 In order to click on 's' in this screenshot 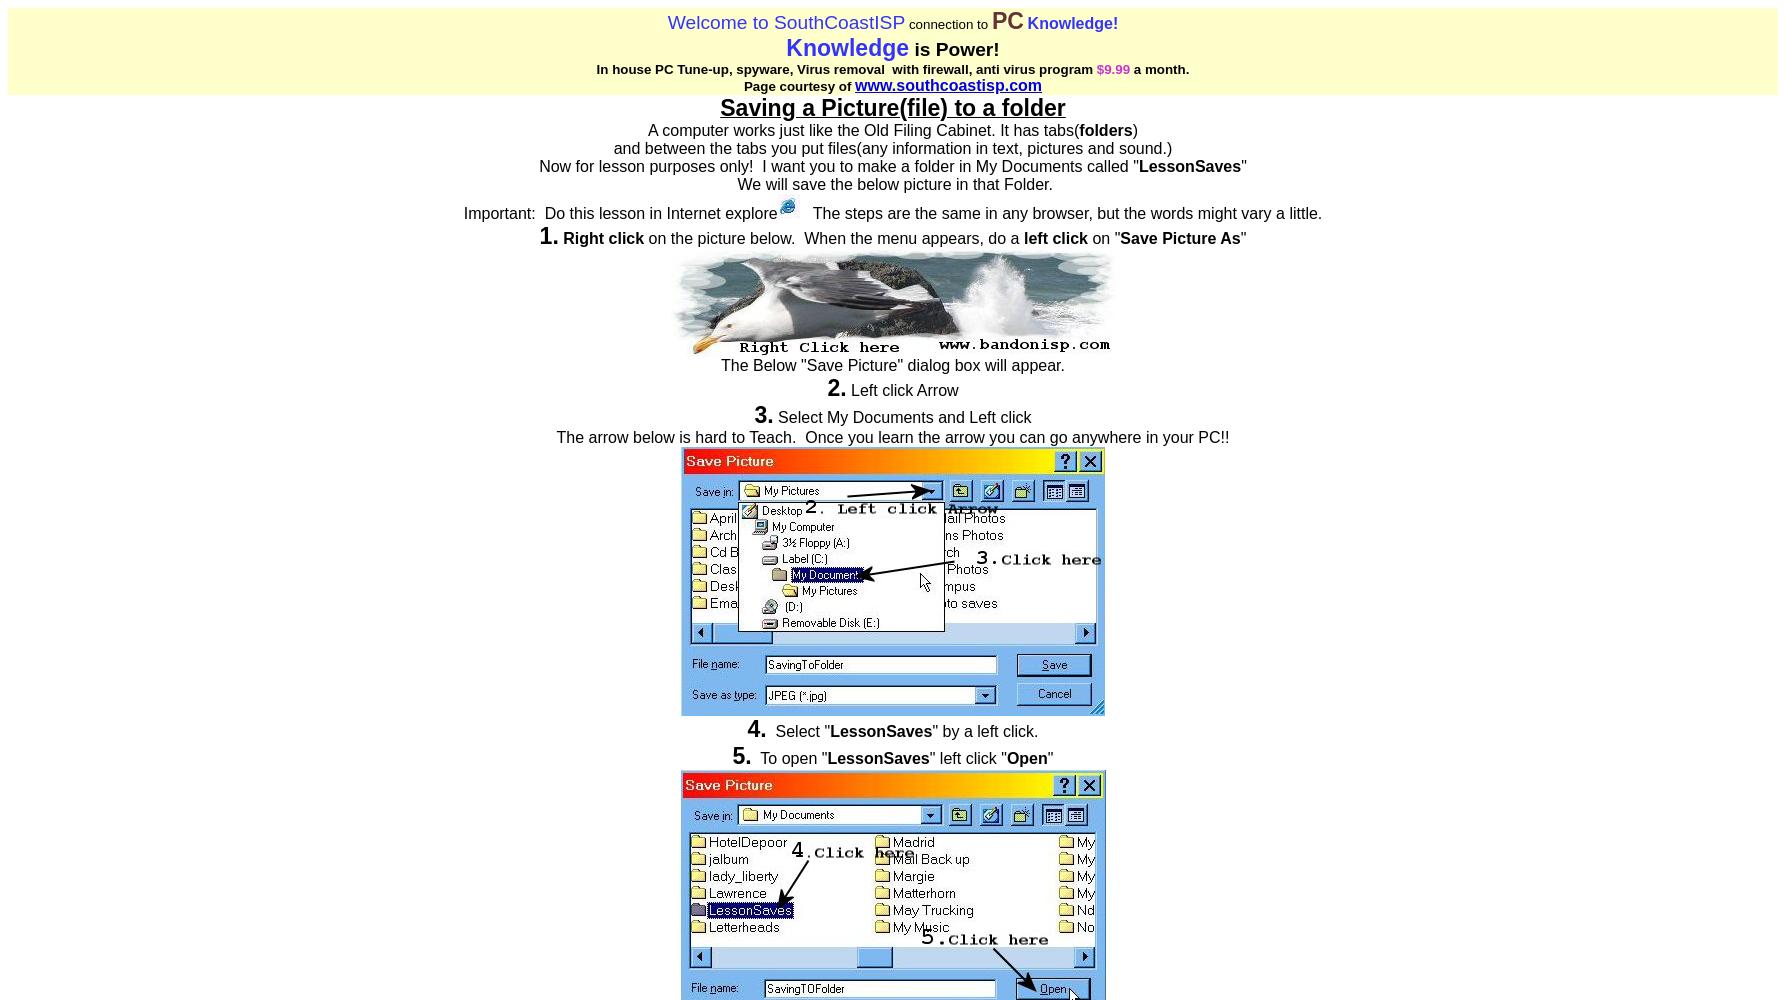, I will do `click(1236, 166)`.